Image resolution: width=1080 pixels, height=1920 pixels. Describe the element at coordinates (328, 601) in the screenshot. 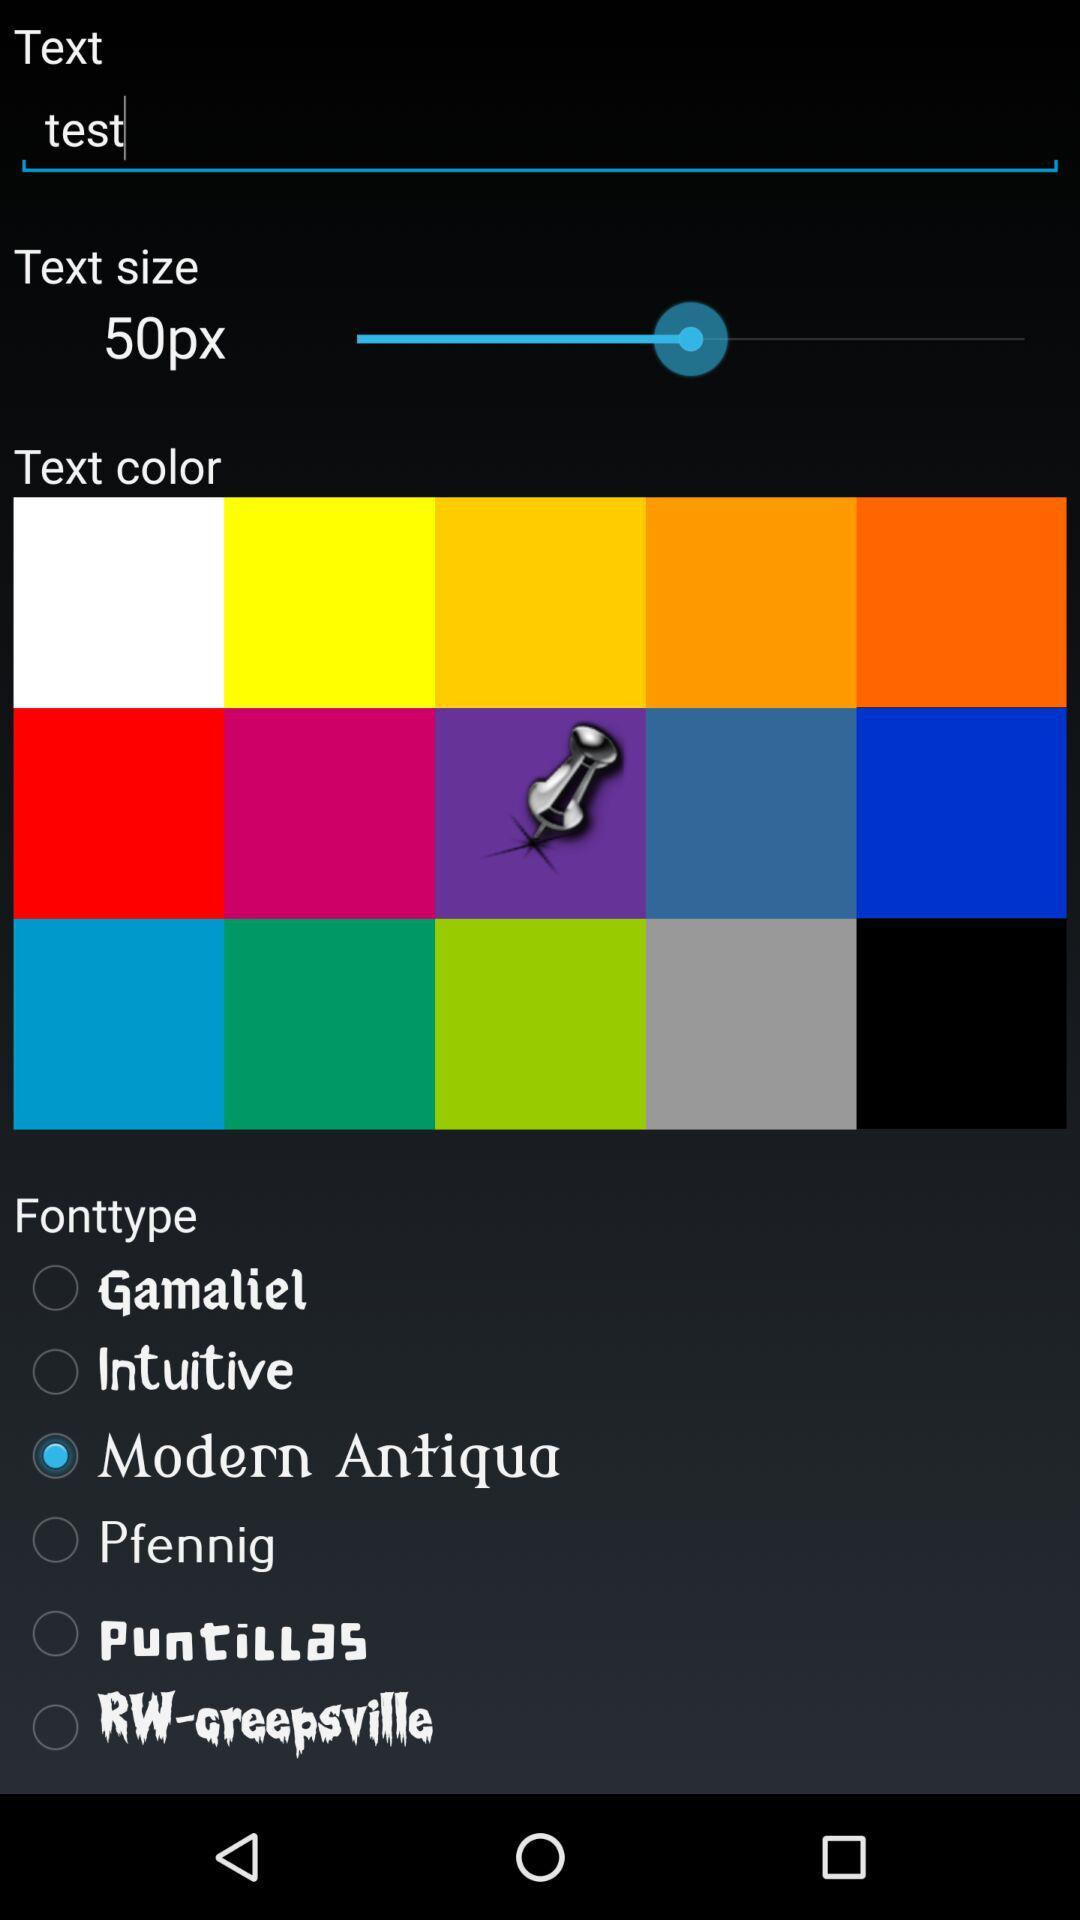

I see `yellow text color` at that location.